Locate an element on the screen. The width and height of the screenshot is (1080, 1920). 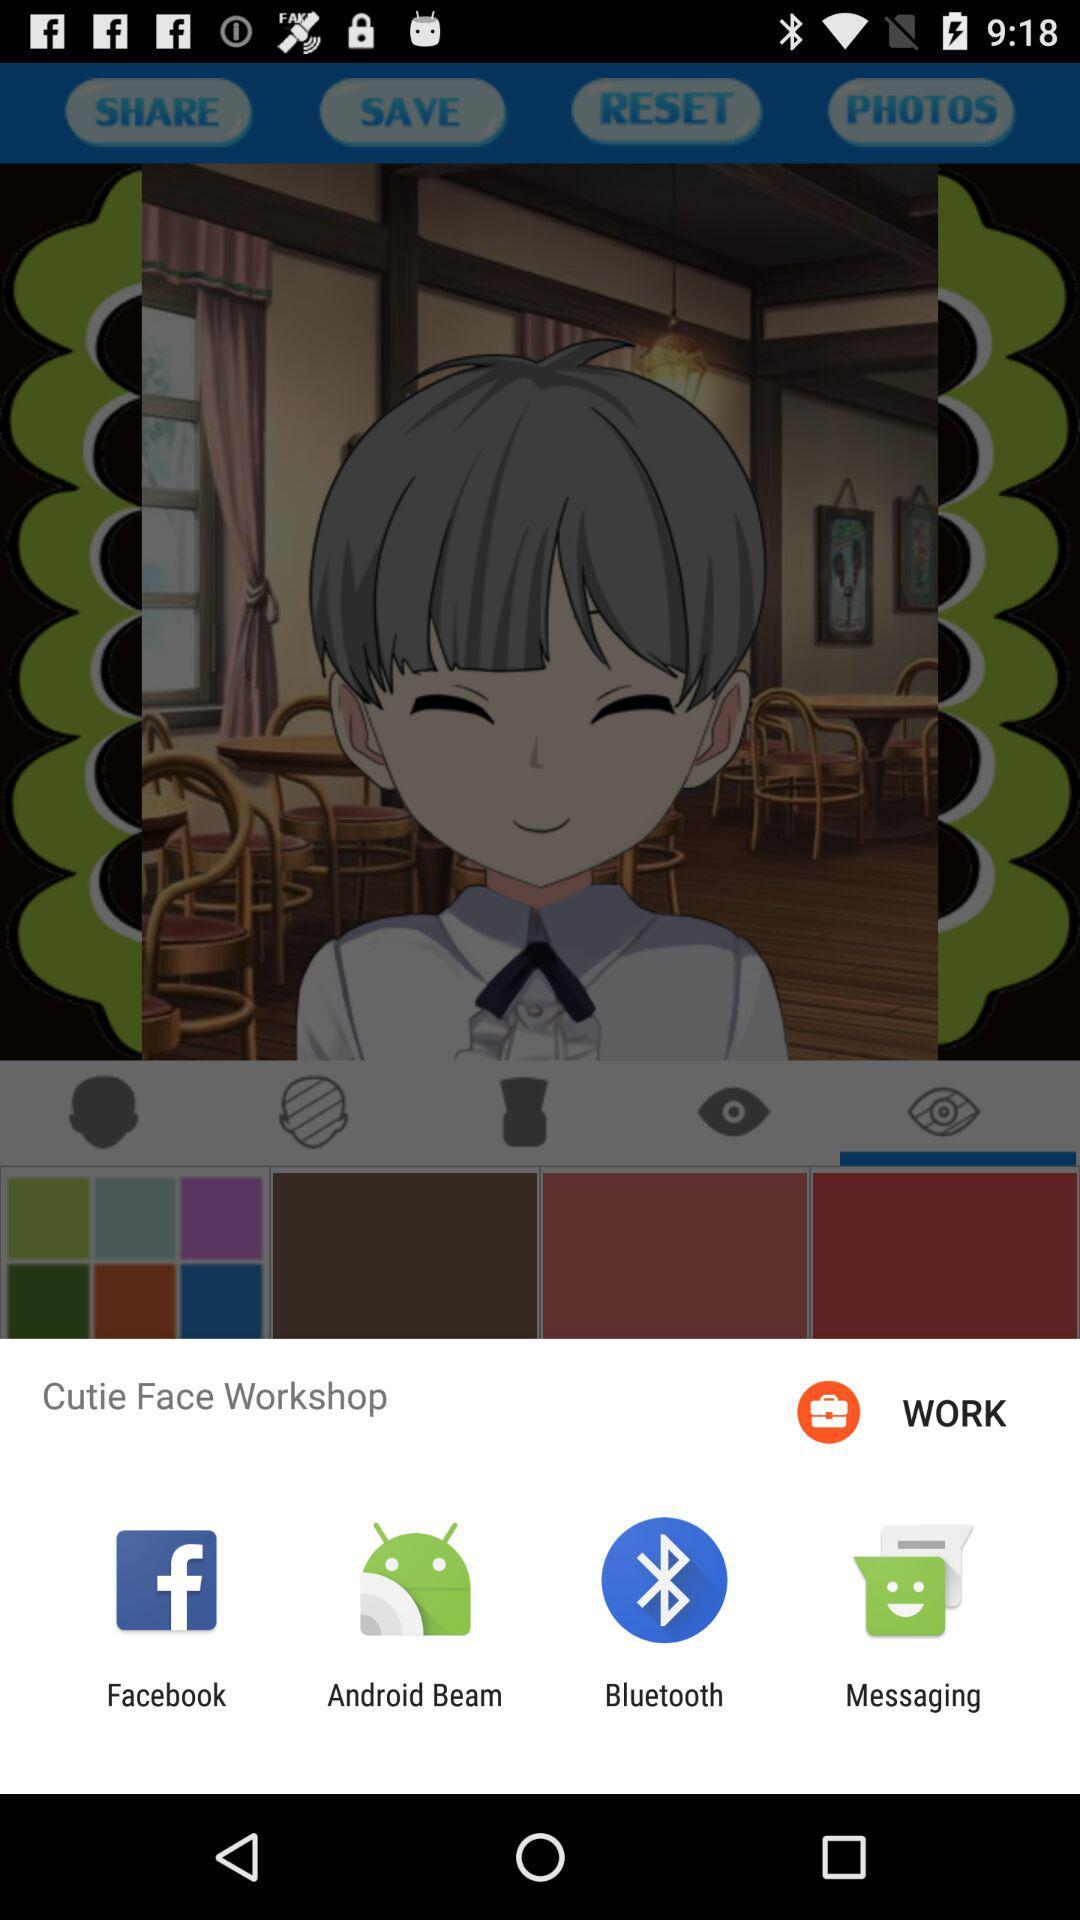
app to the right of android beam icon is located at coordinates (664, 1711).